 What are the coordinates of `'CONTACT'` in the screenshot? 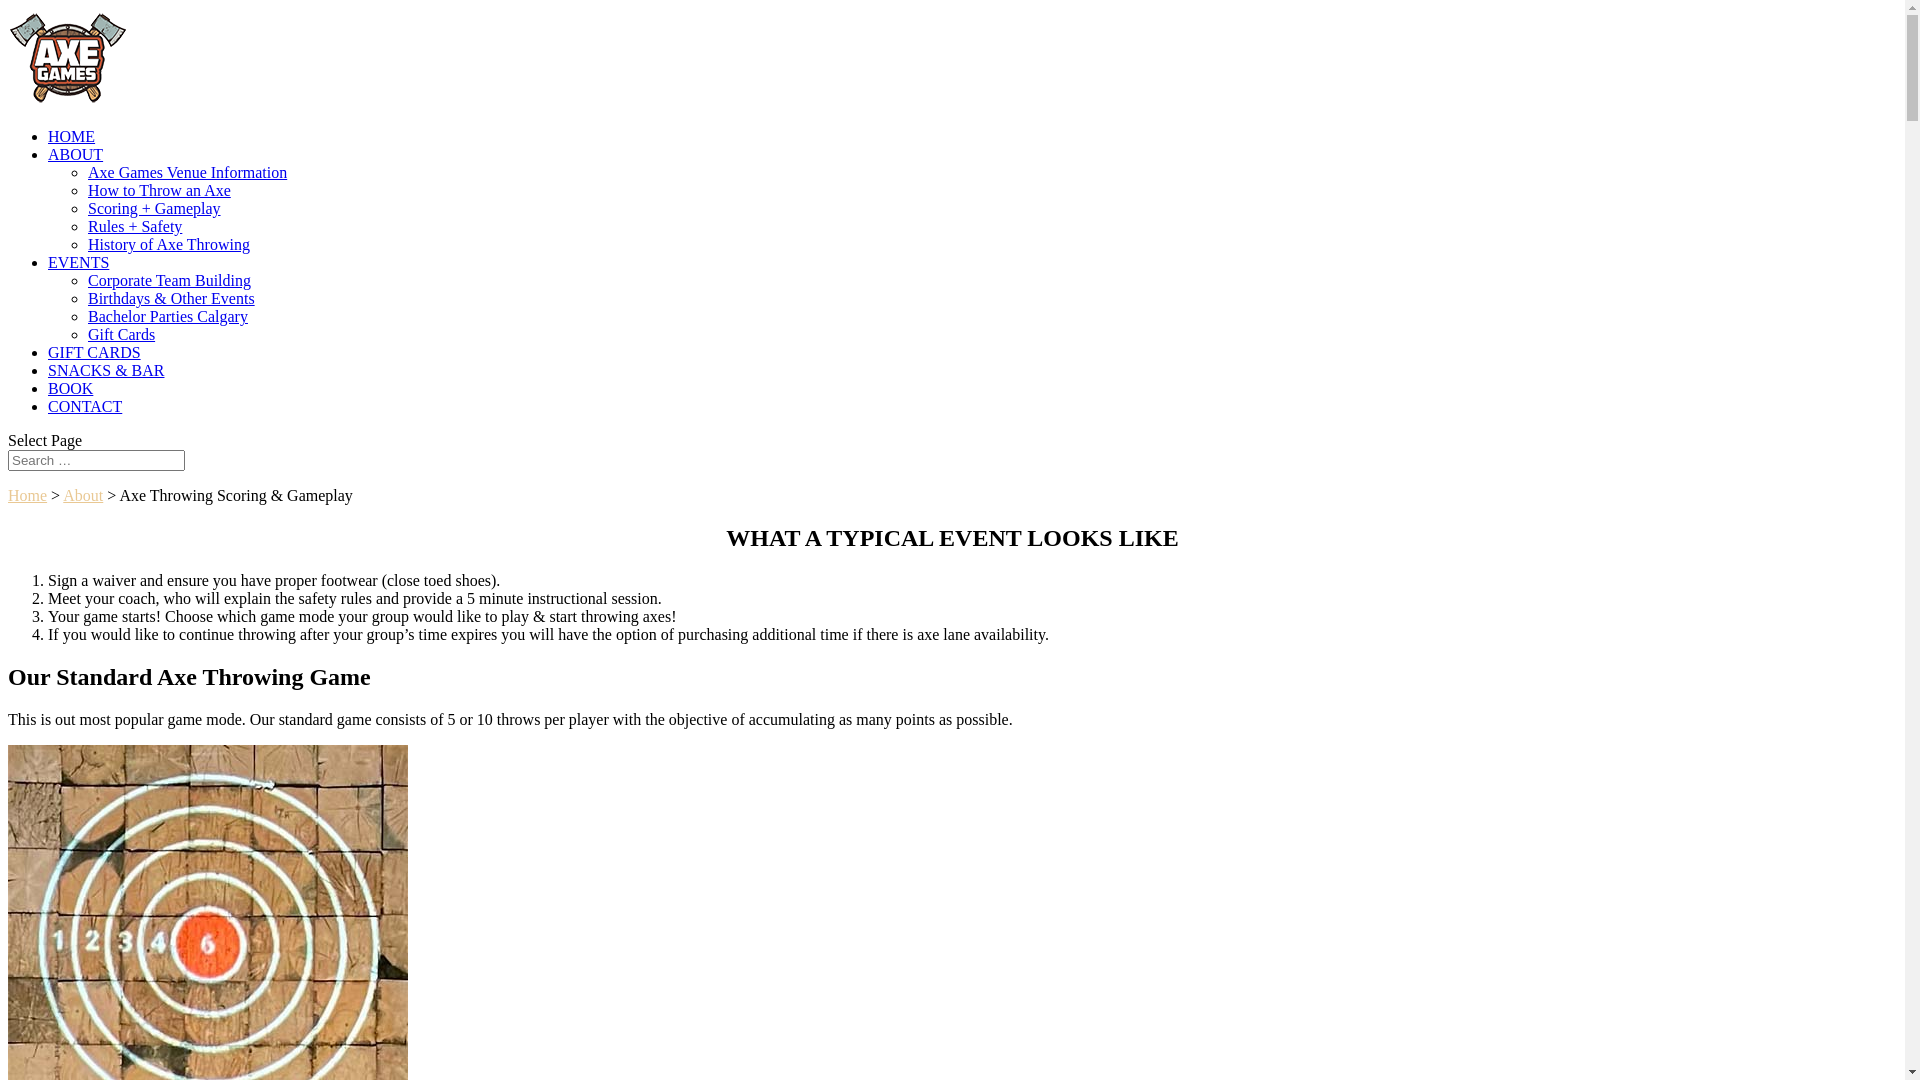 It's located at (48, 405).